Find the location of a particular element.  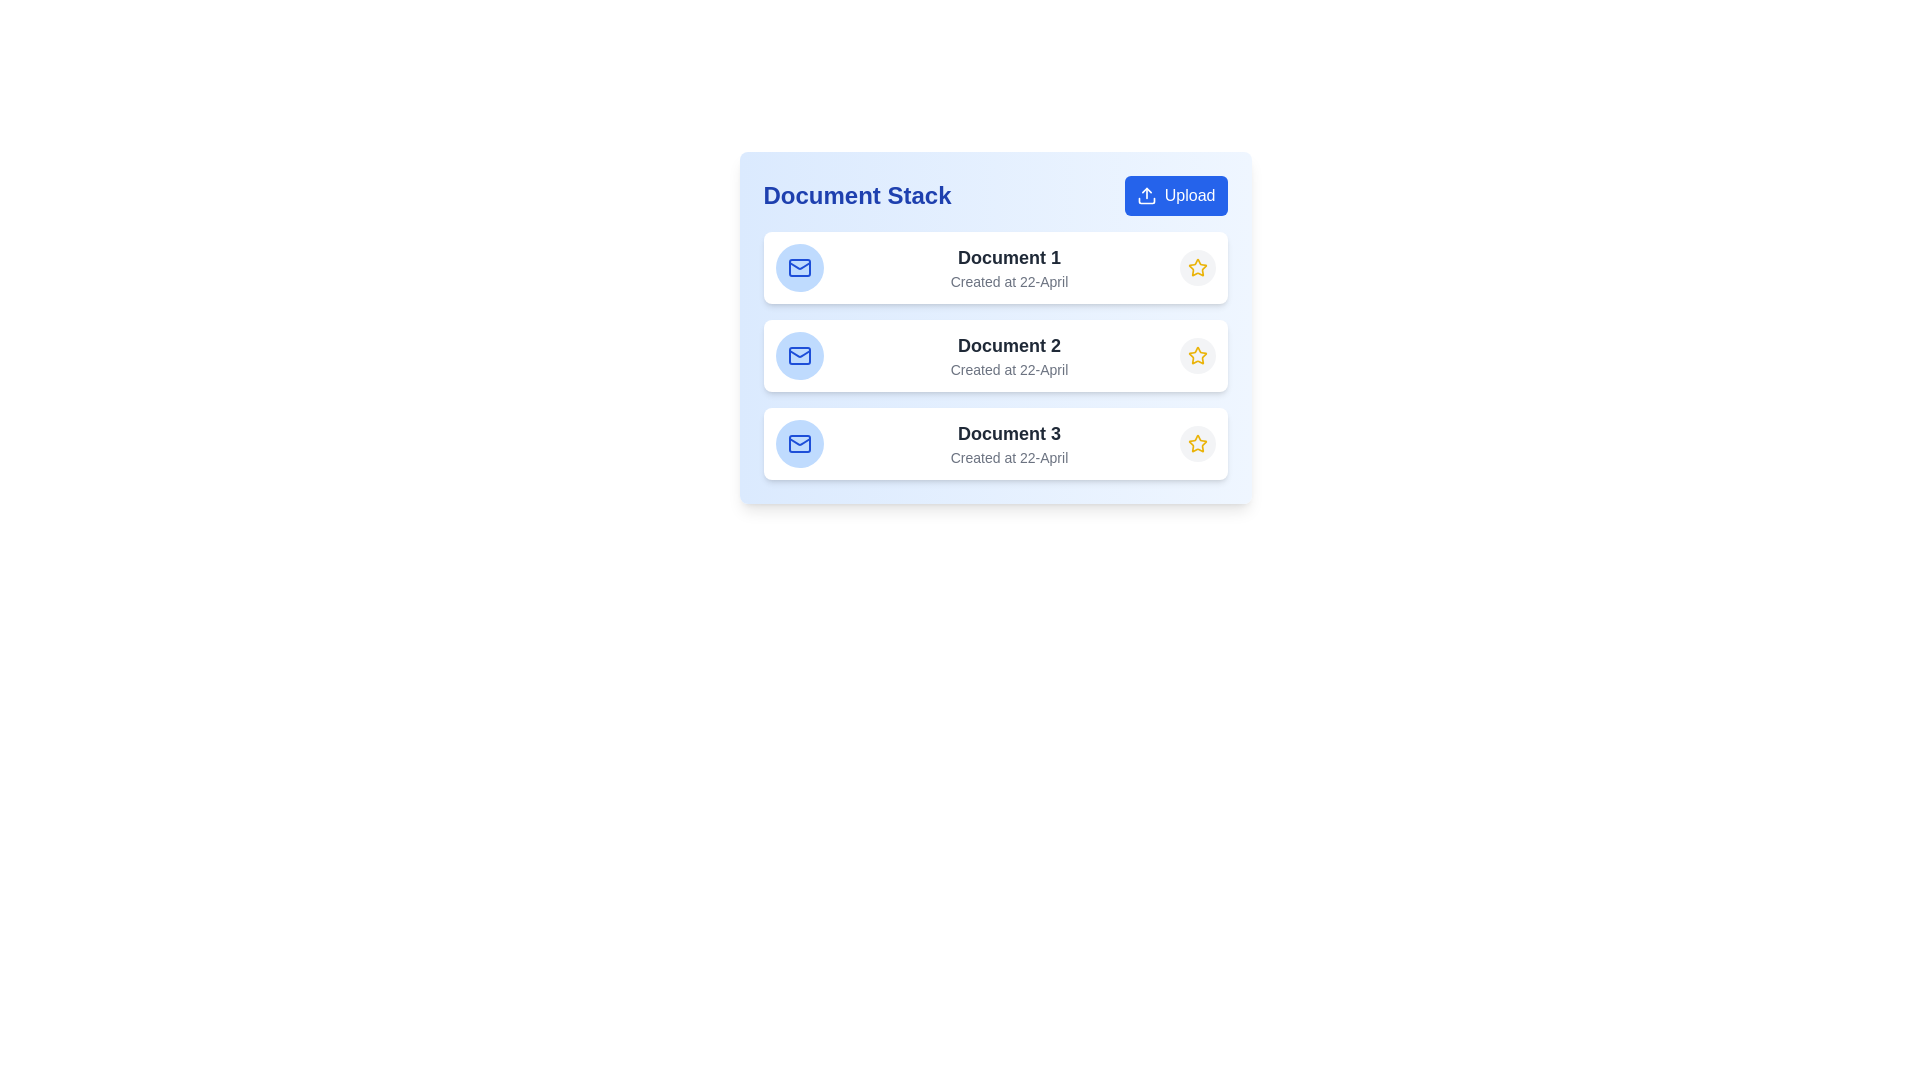

the SVG graphical icon representing an email-related document, which is located in the first row of a vertically arranged list, positioned to the far left within a circular background with a blue border is located at coordinates (798, 266).